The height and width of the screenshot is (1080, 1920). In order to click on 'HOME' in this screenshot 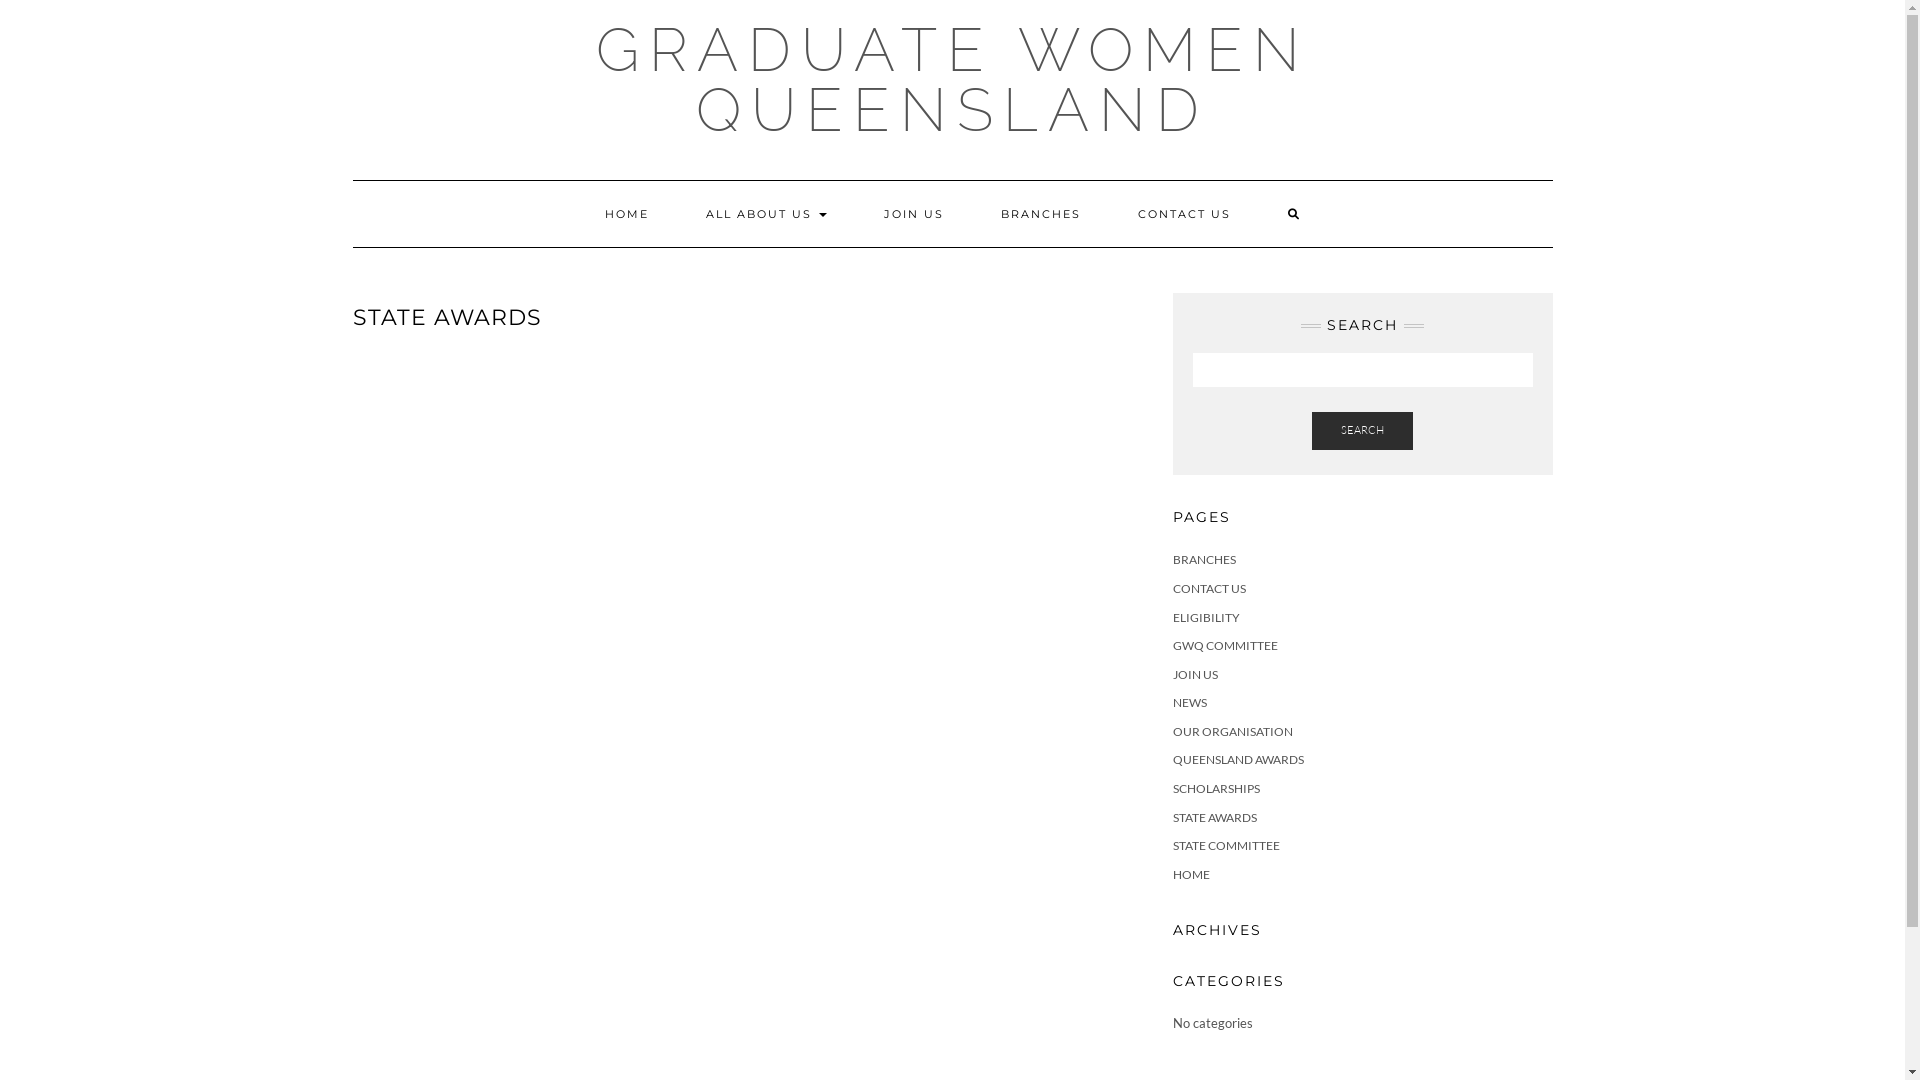, I will do `click(1190, 873)`.